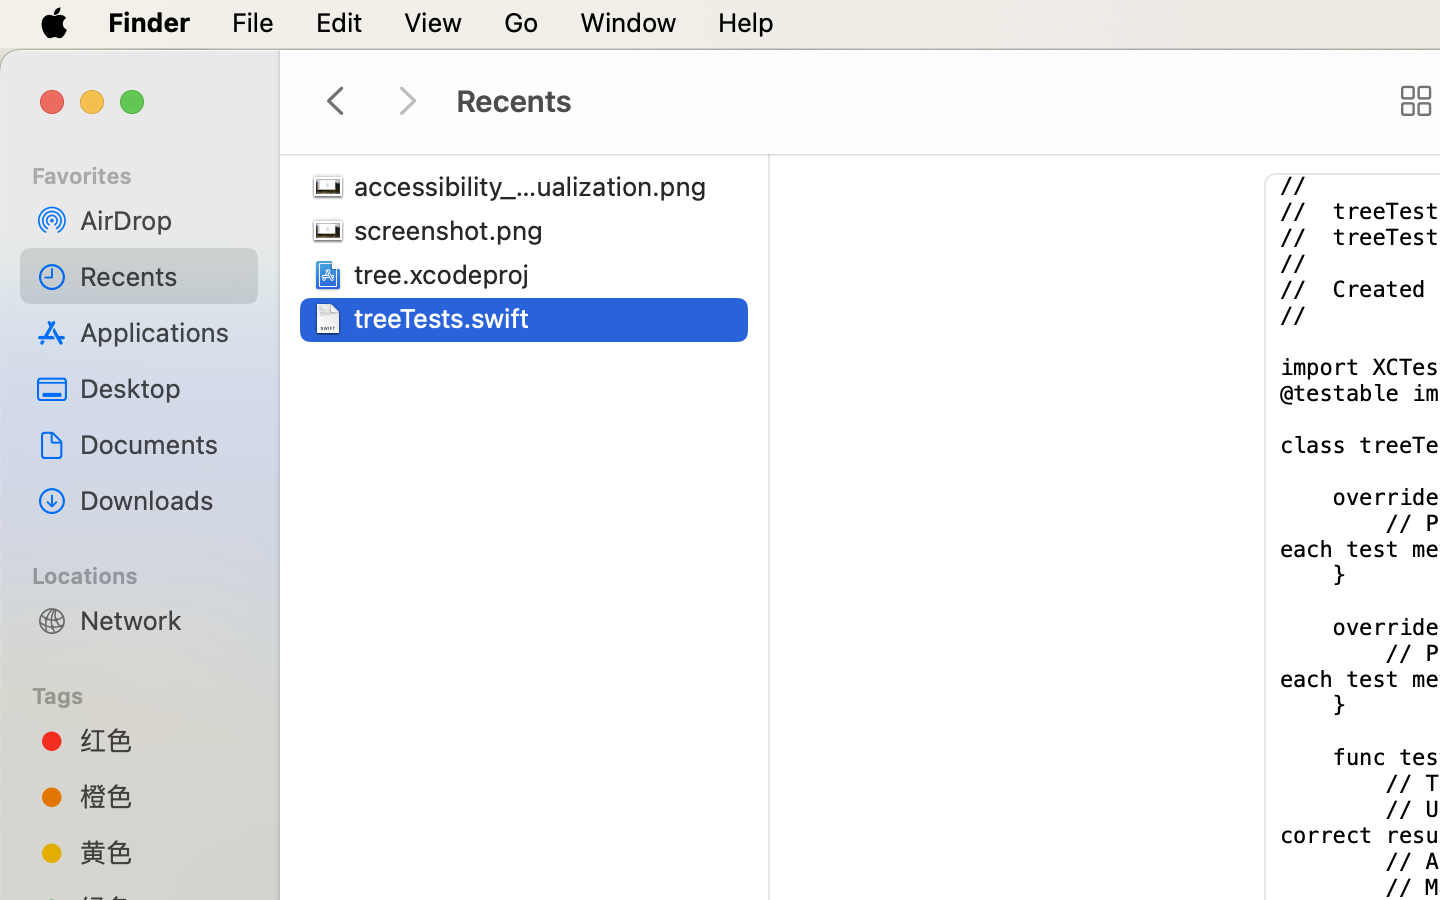  Describe the element at coordinates (159, 499) in the screenshot. I see `'Downloads'` at that location.